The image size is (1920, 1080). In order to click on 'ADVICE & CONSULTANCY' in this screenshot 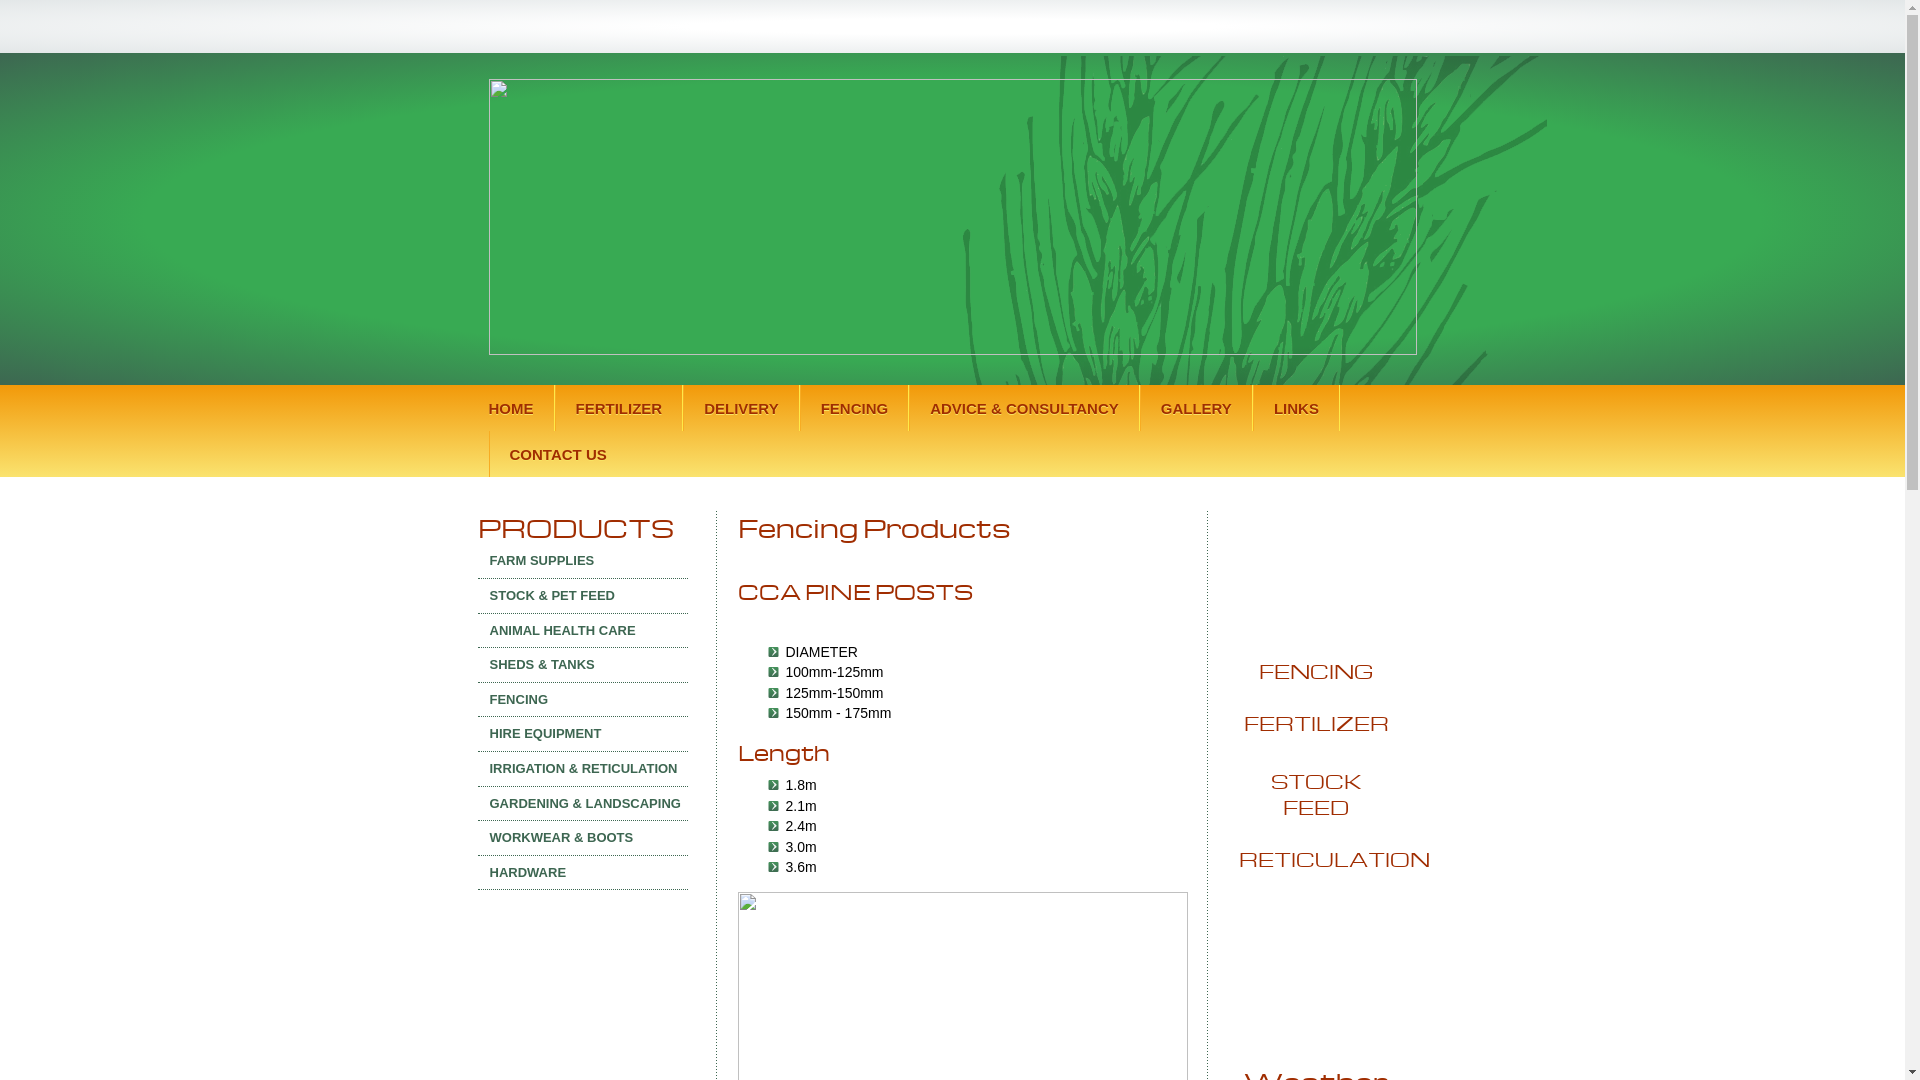, I will do `click(1024, 407)`.